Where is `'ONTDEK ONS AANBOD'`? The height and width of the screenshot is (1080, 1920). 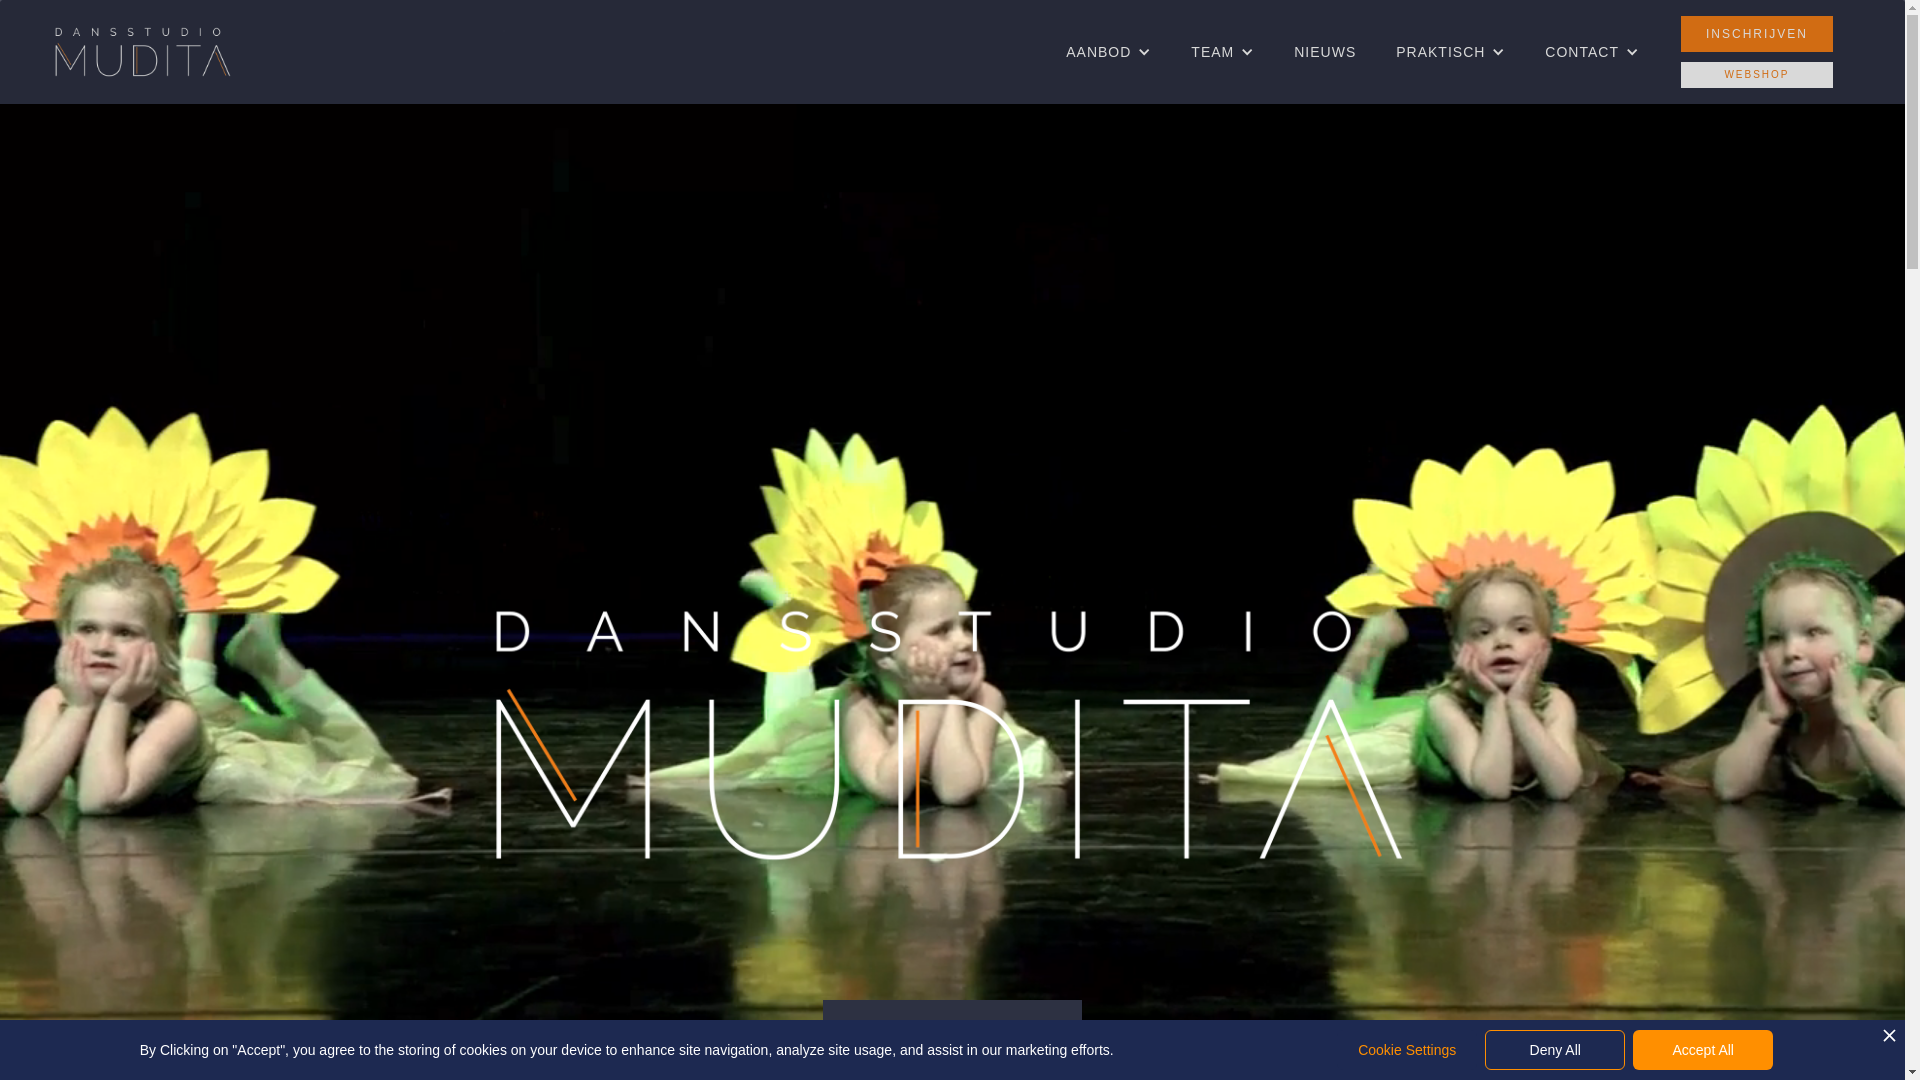 'ONTDEK ONS AANBOD' is located at coordinates (951, 1029).